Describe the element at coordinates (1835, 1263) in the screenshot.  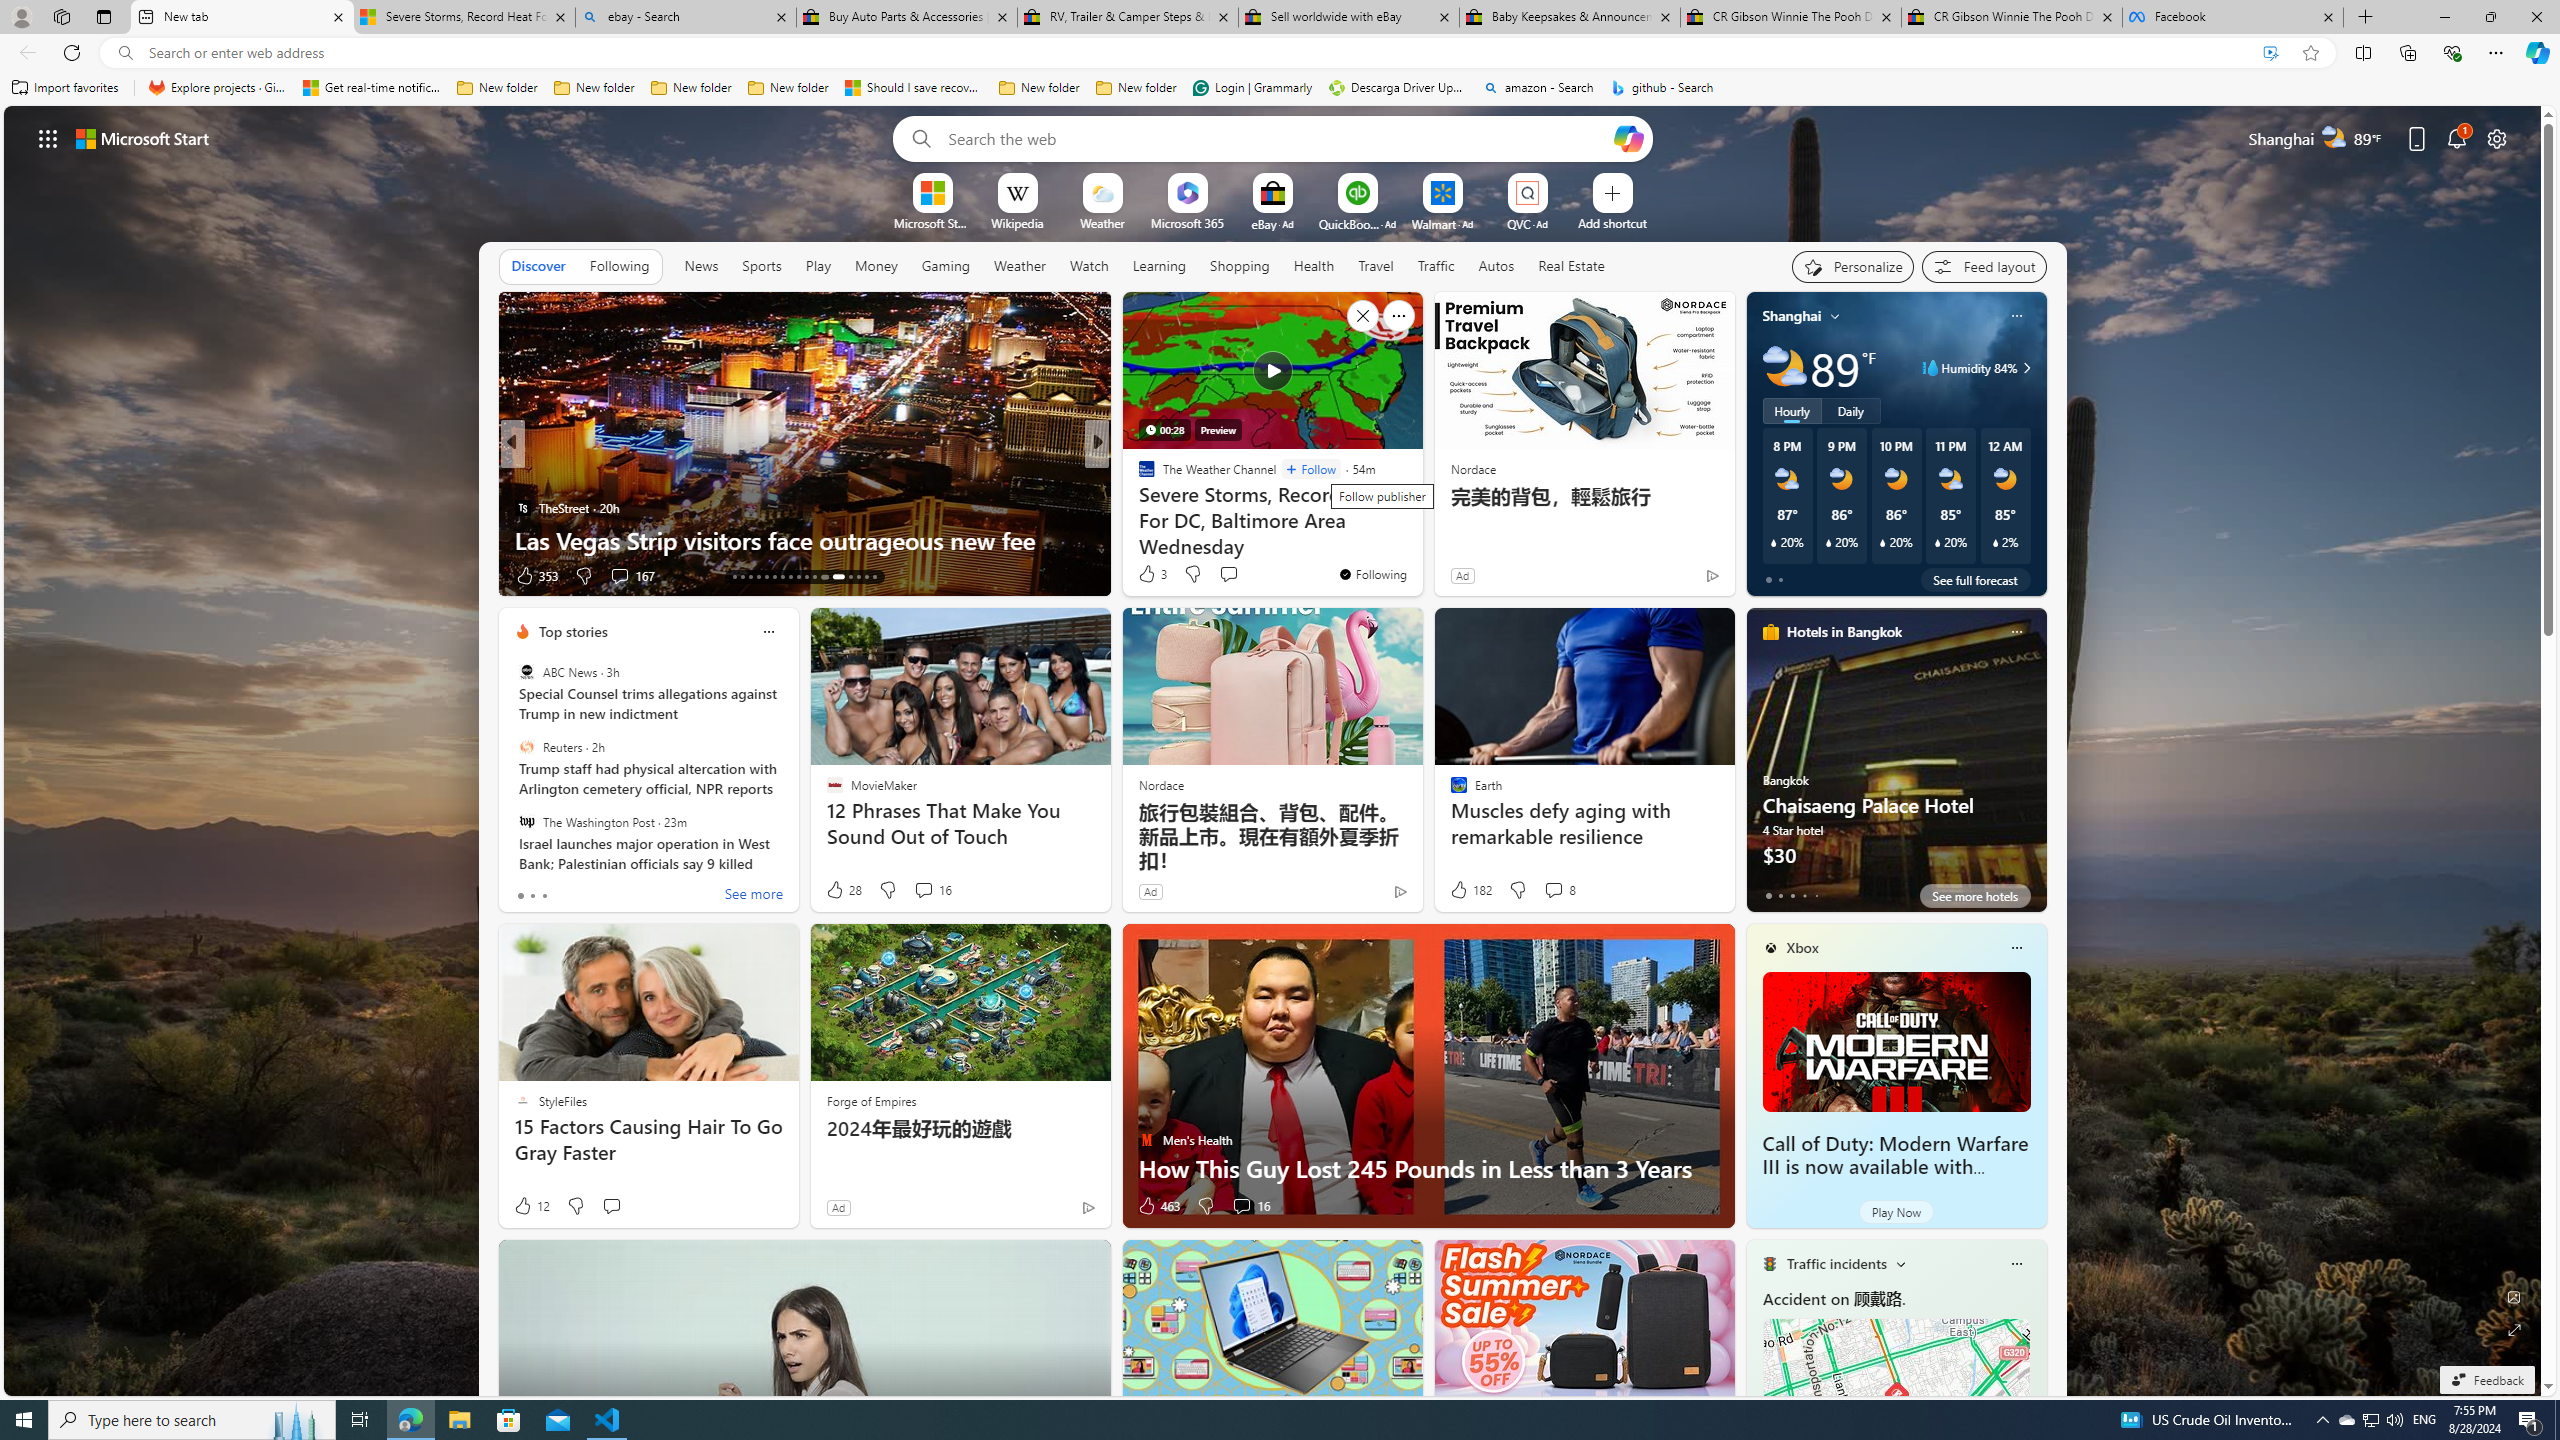
I see `'Traffic incidents'` at that location.